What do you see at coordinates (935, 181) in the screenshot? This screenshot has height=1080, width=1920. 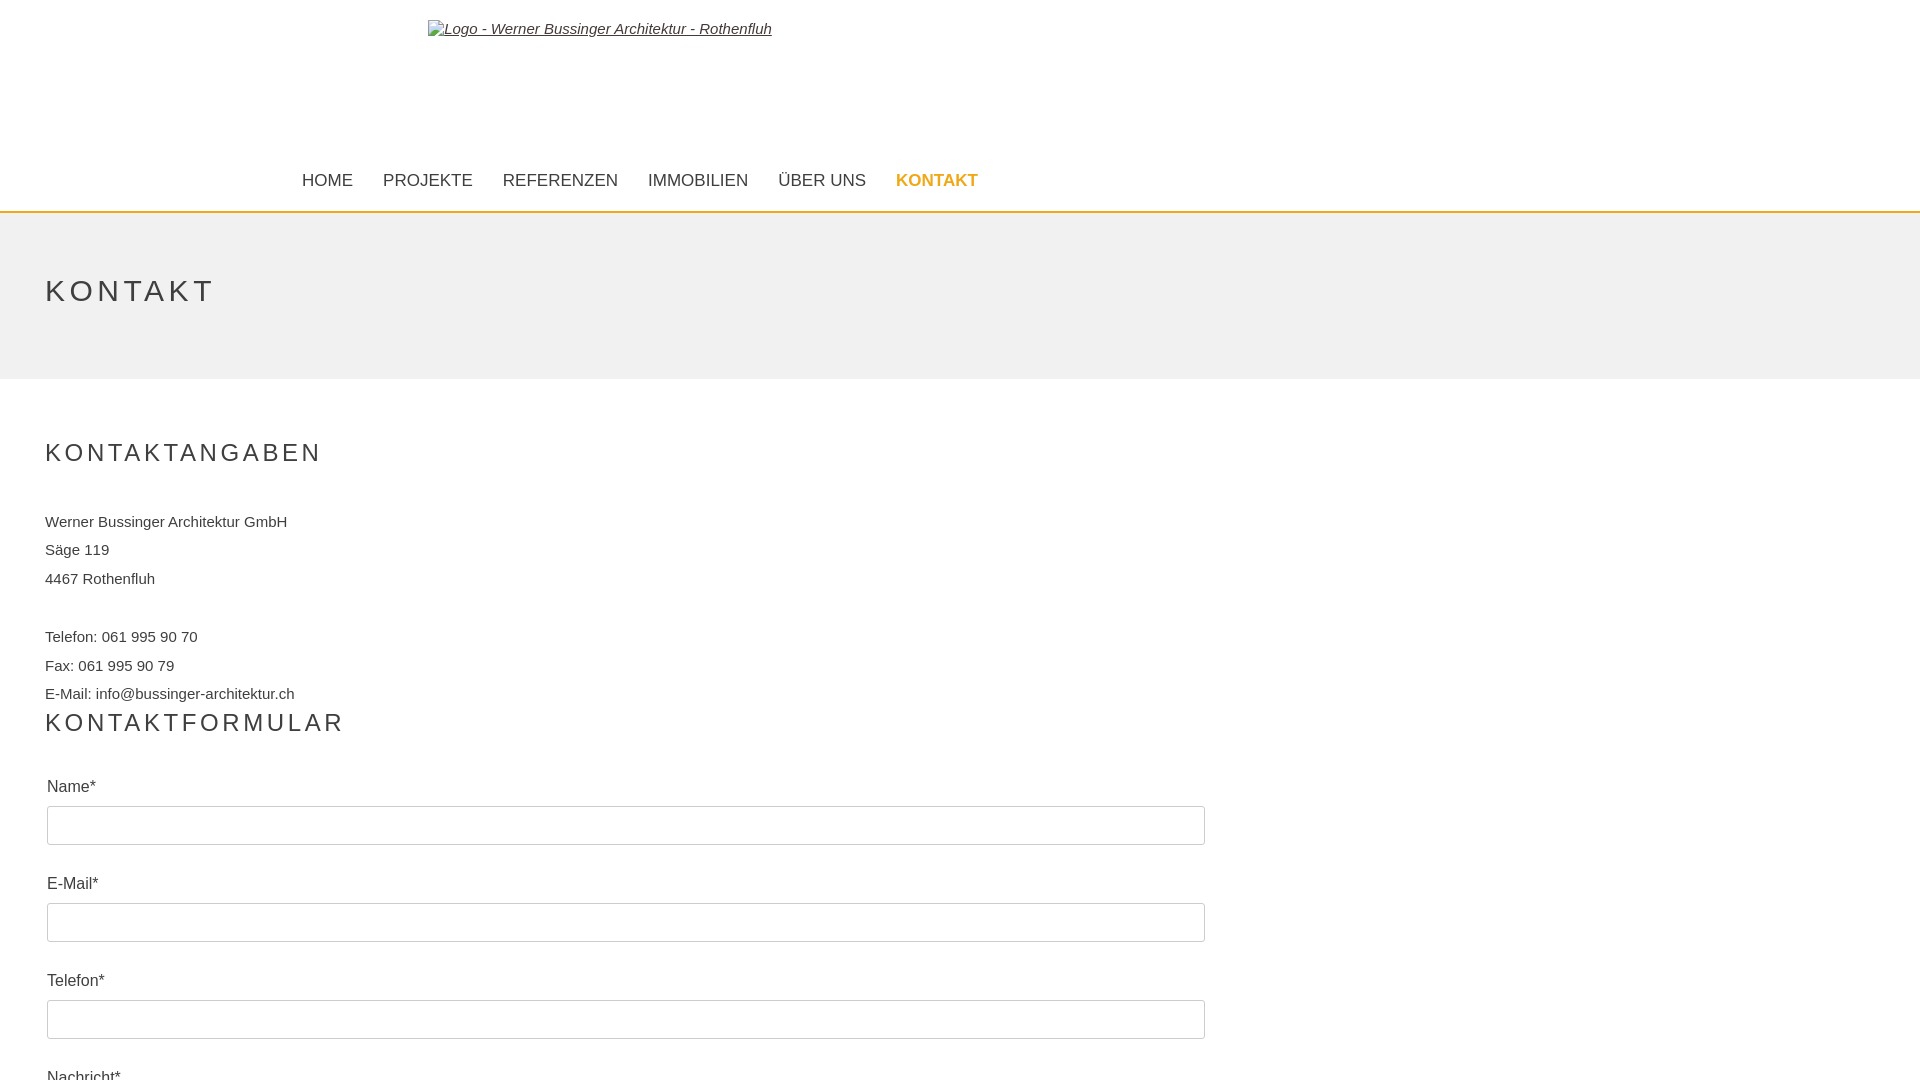 I see `'KONTAKT'` at bounding box center [935, 181].